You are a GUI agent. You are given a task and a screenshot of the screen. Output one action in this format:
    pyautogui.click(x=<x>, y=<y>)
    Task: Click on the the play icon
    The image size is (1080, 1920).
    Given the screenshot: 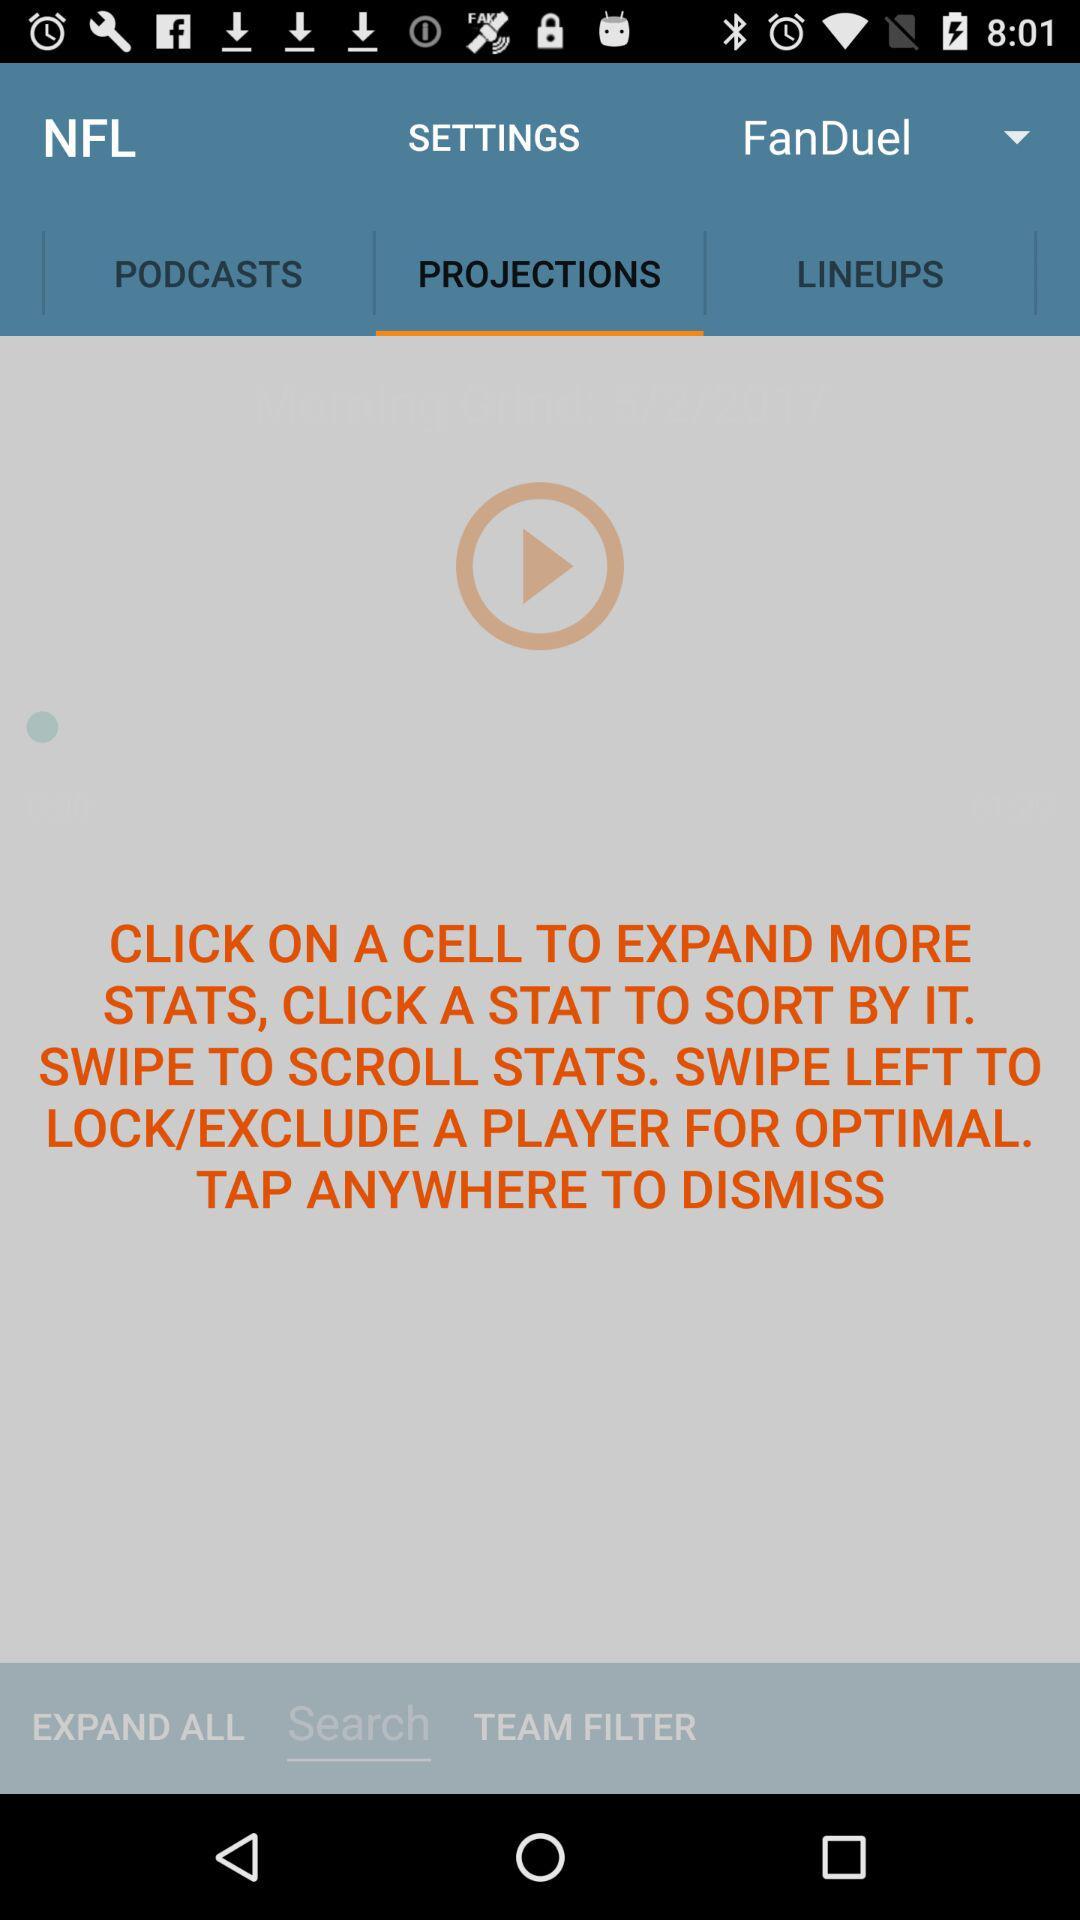 What is the action you would take?
    pyautogui.click(x=538, y=604)
    